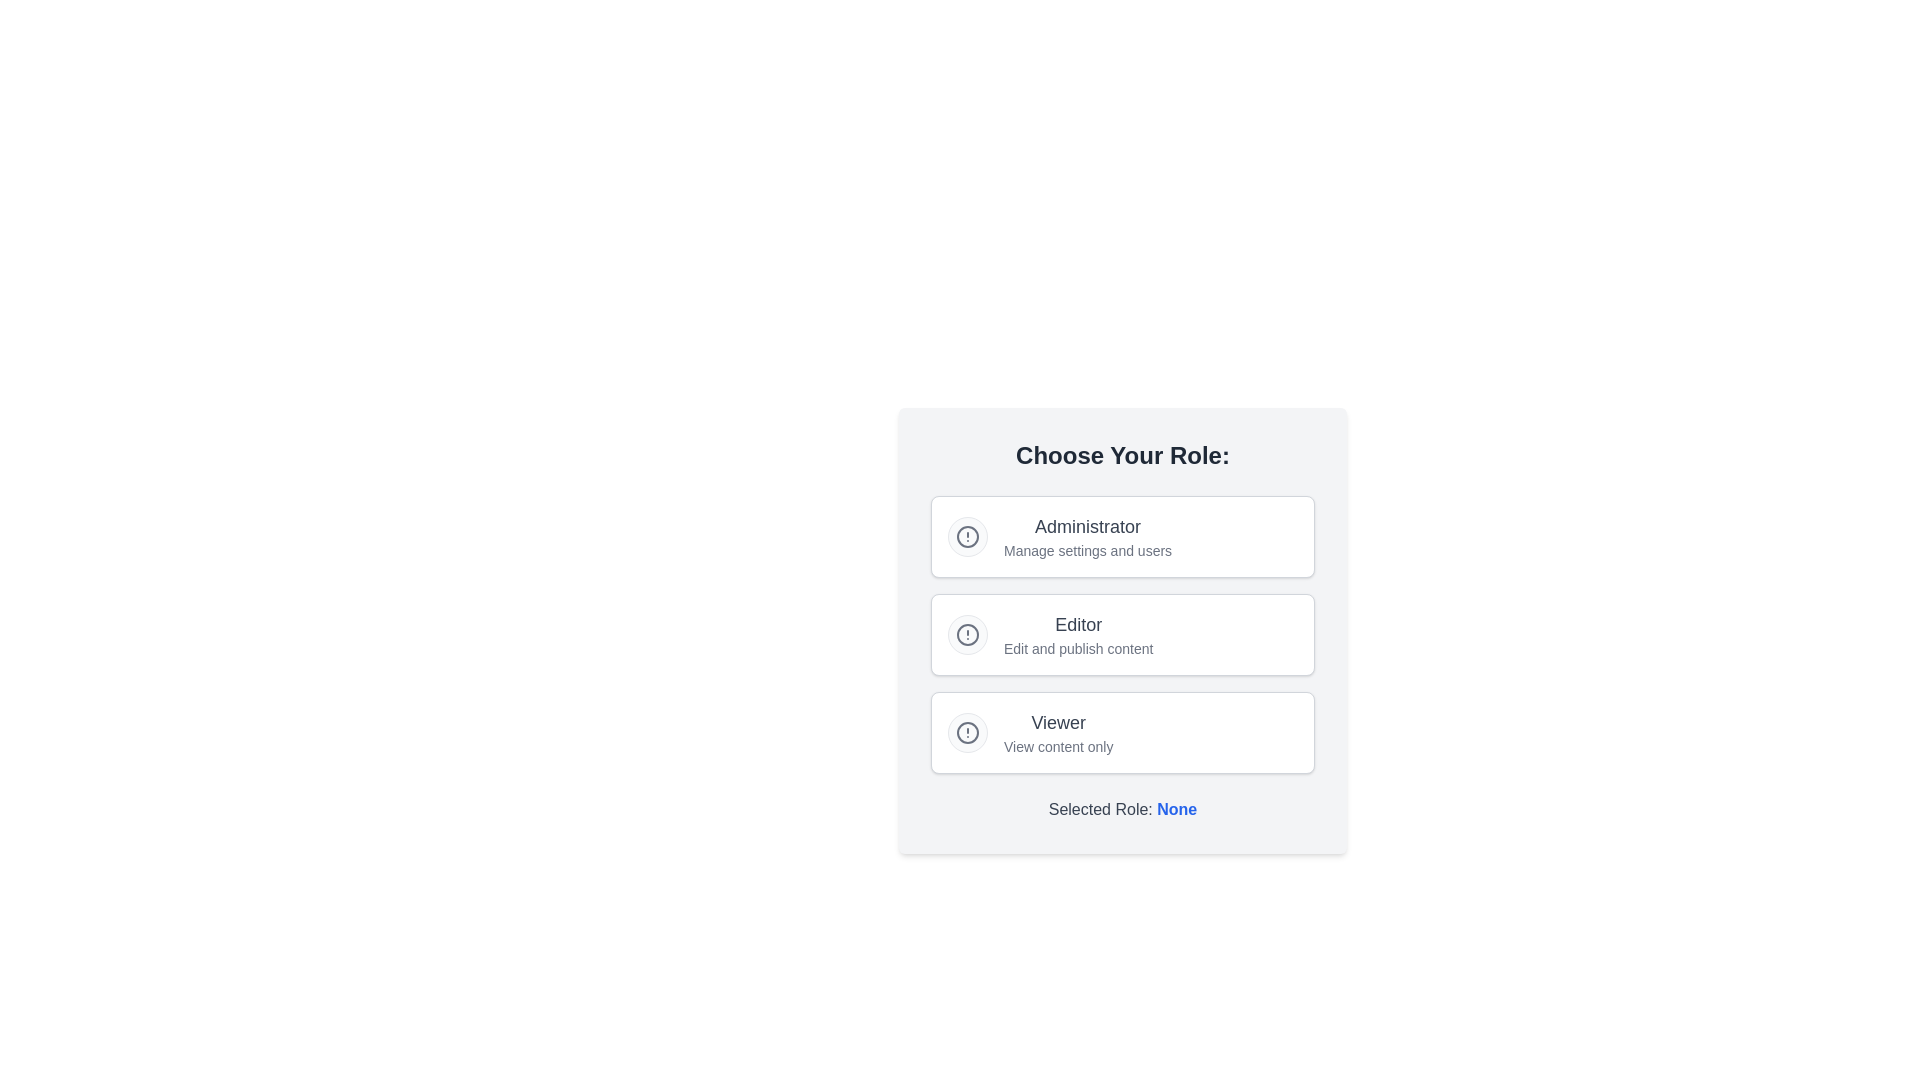  Describe the element at coordinates (1123, 455) in the screenshot. I see `the static text element located at the top of the dialog box, which serves as the descriptive title for the section above the list of role options` at that location.